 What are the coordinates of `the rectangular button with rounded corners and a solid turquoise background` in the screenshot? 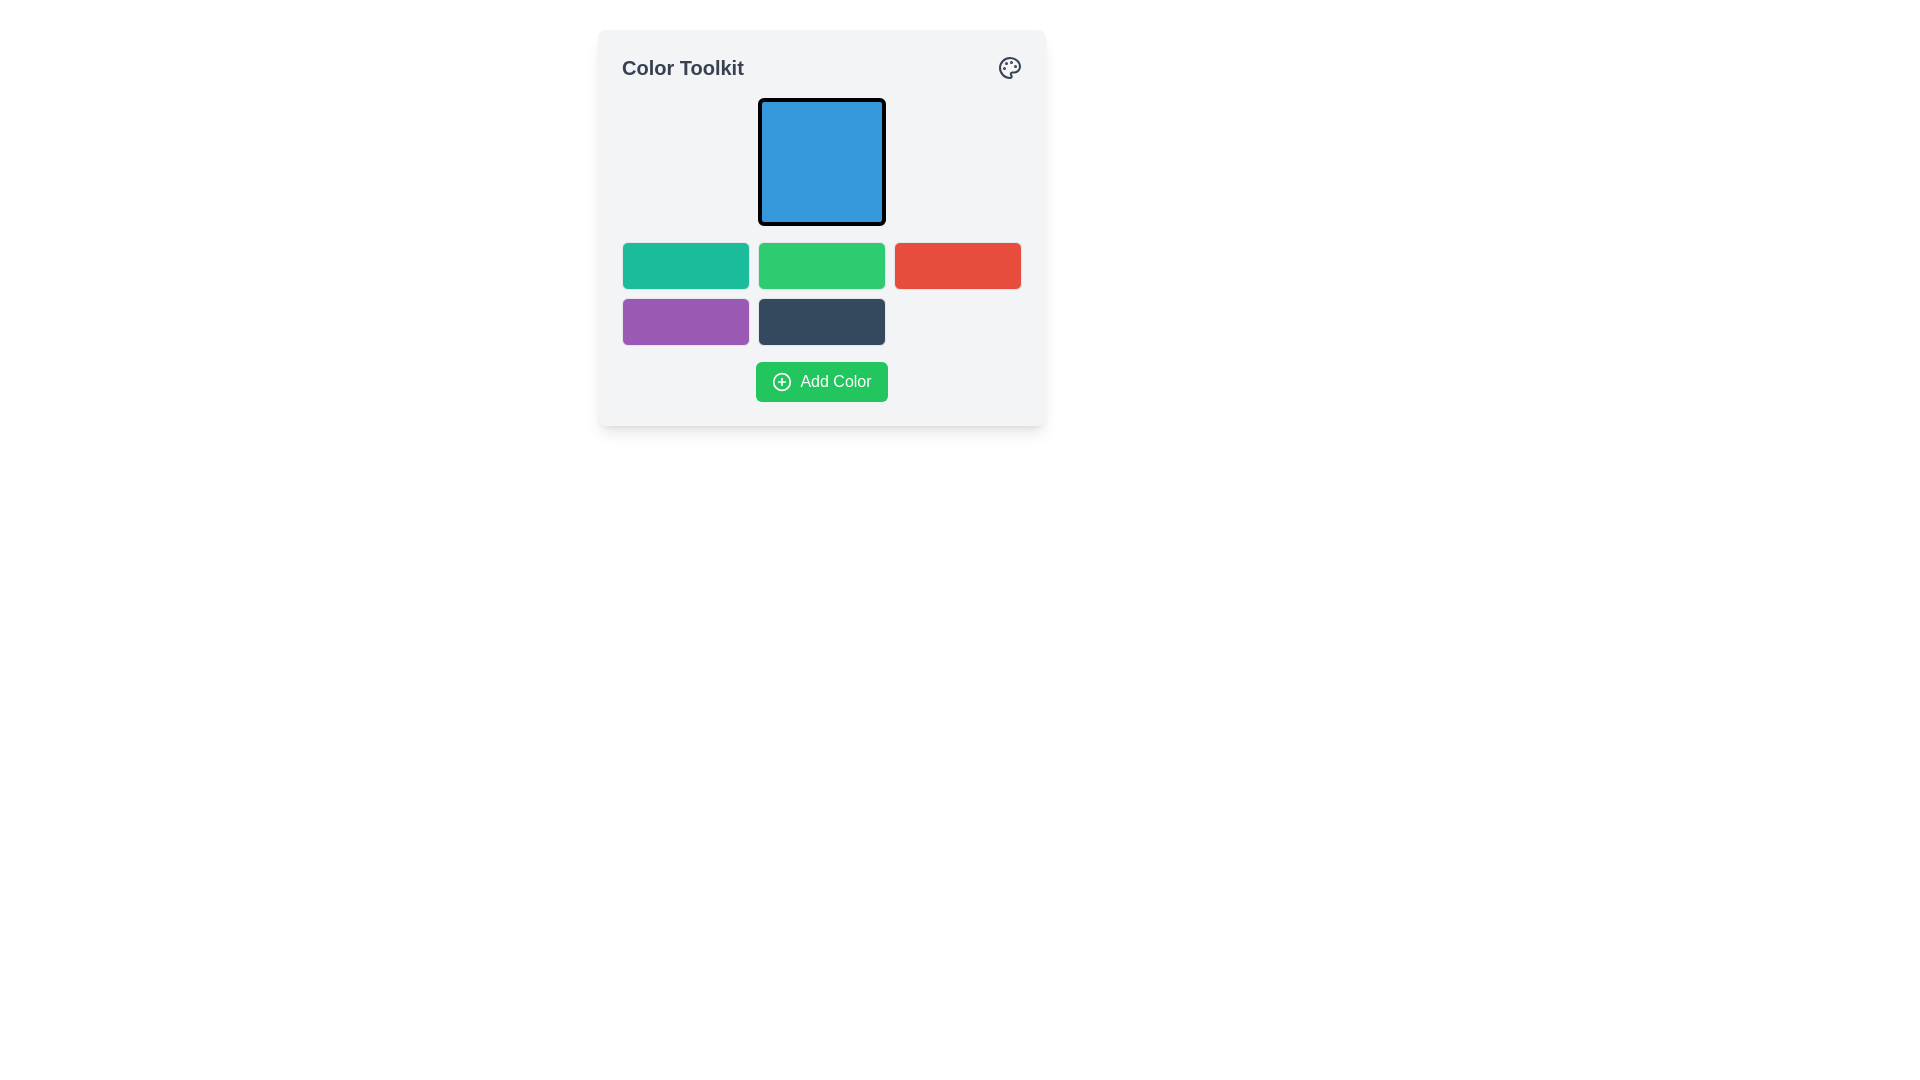 It's located at (686, 265).